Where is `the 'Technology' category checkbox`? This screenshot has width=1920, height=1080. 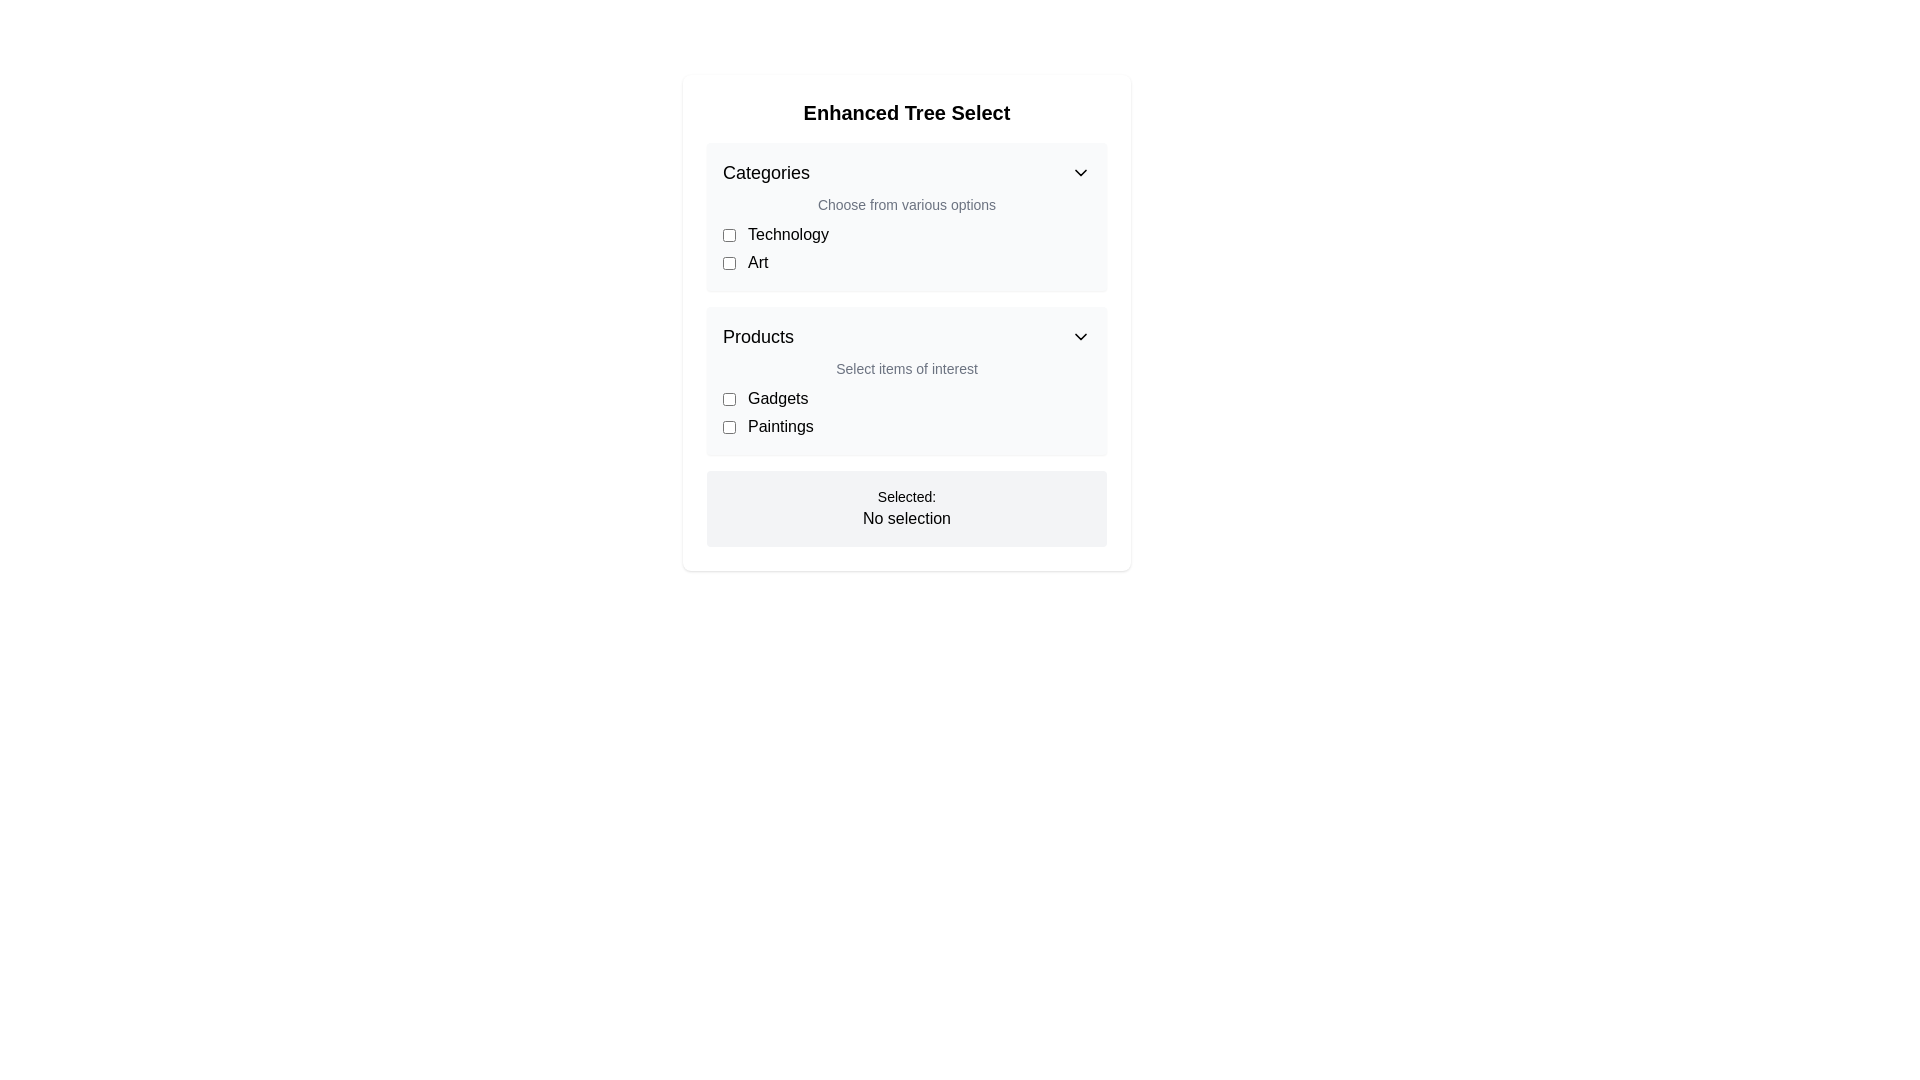
the 'Technology' category checkbox is located at coordinates (906, 234).